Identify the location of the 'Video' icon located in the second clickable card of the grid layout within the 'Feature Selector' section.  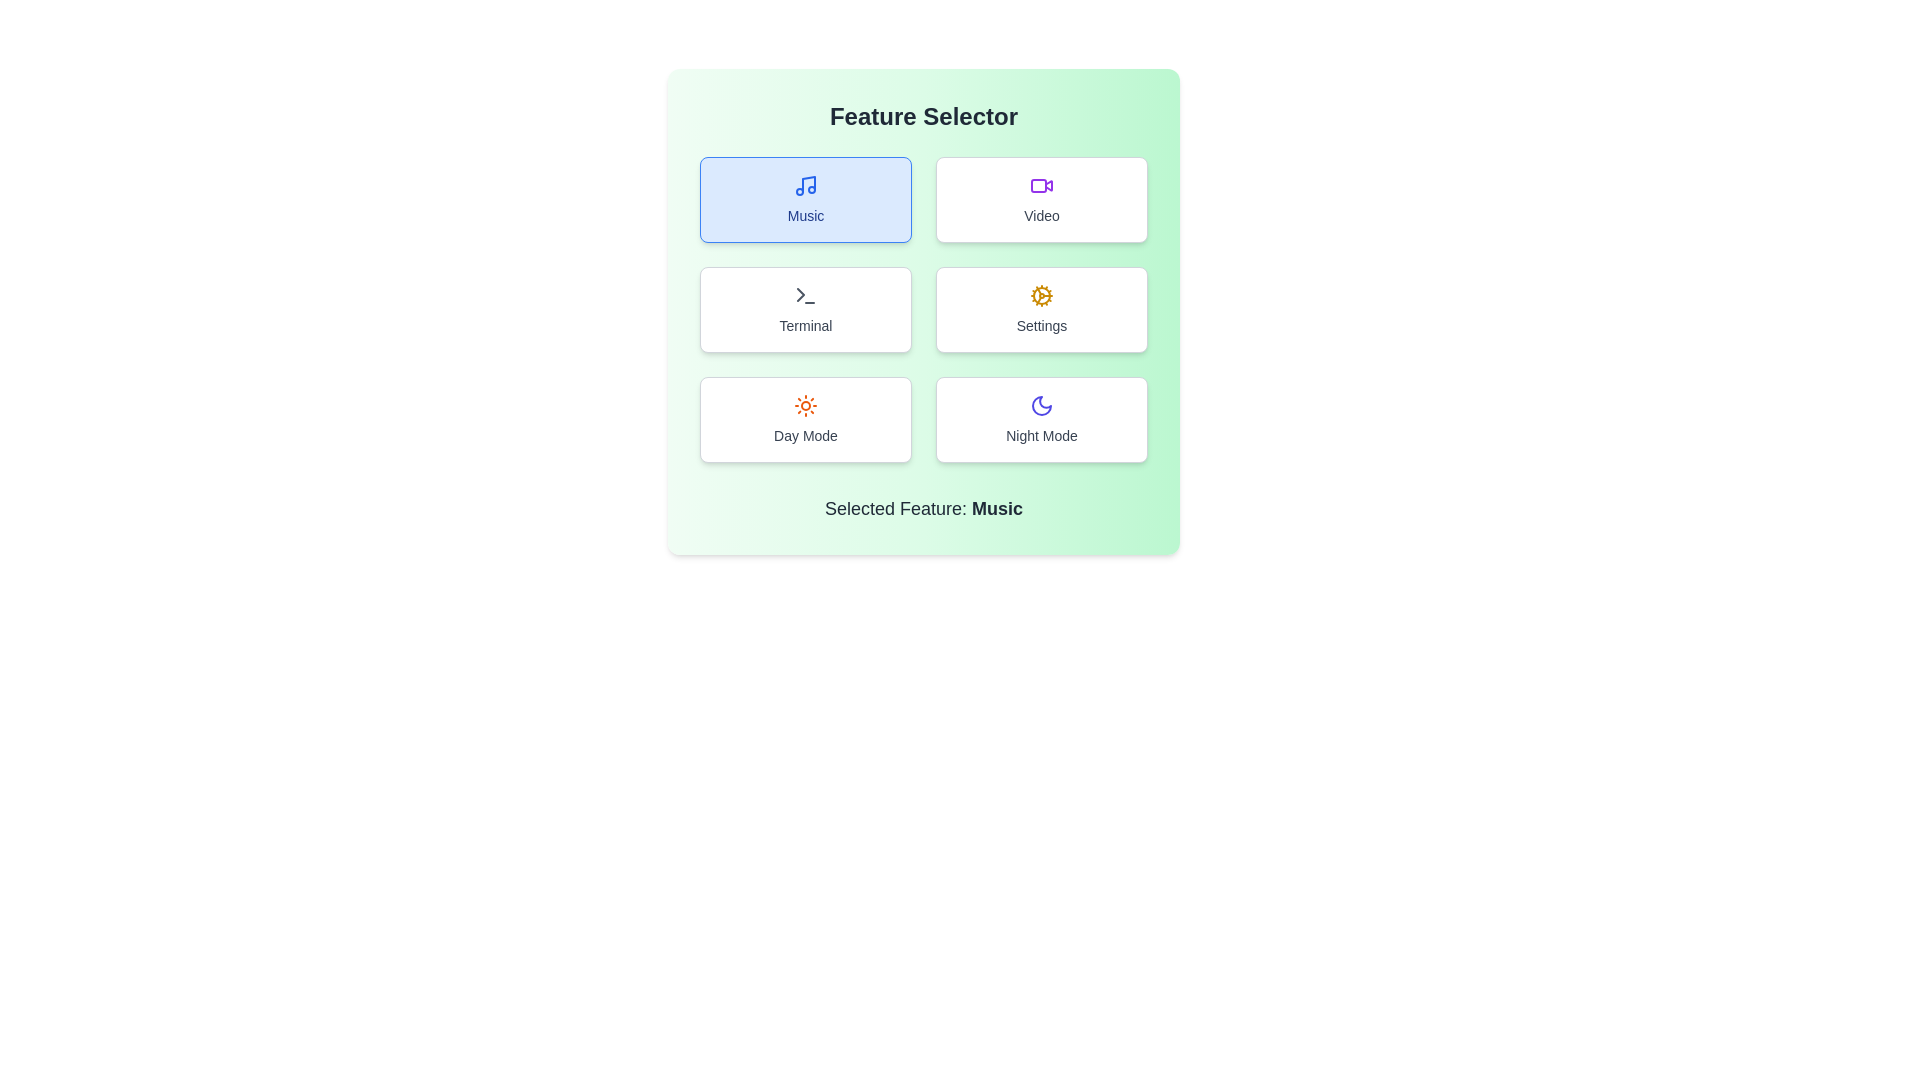
(1040, 185).